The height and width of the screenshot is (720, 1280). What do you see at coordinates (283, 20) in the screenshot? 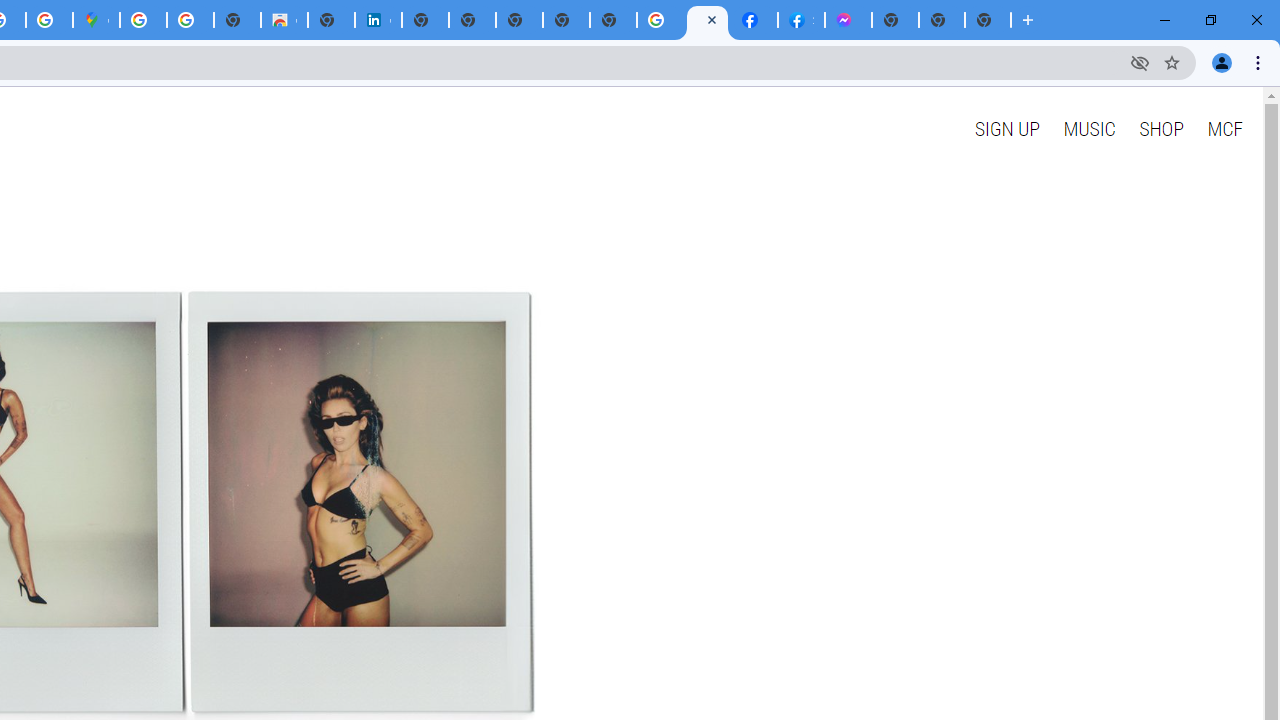
I see `'Chrome Web Store'` at bounding box center [283, 20].